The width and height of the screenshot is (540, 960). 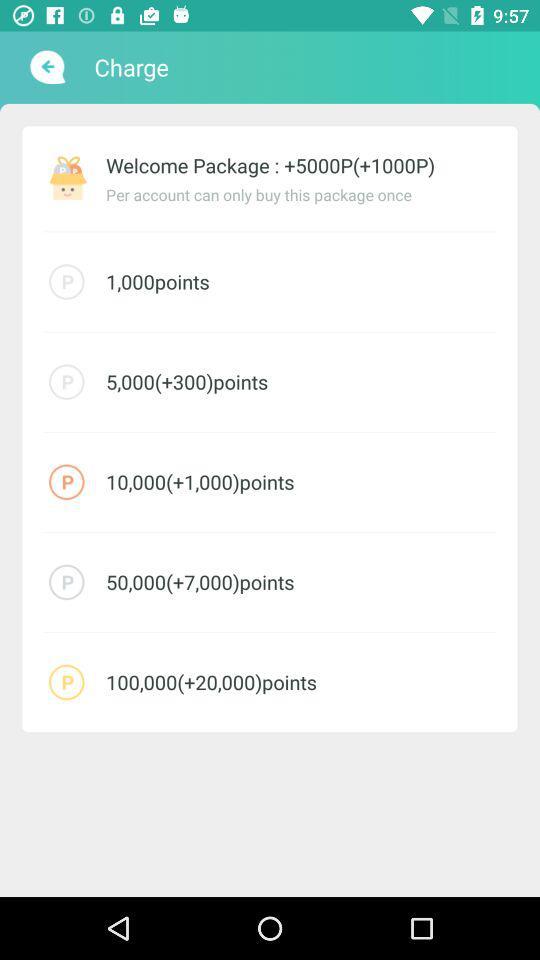 What do you see at coordinates (45, 67) in the screenshot?
I see `previous` at bounding box center [45, 67].